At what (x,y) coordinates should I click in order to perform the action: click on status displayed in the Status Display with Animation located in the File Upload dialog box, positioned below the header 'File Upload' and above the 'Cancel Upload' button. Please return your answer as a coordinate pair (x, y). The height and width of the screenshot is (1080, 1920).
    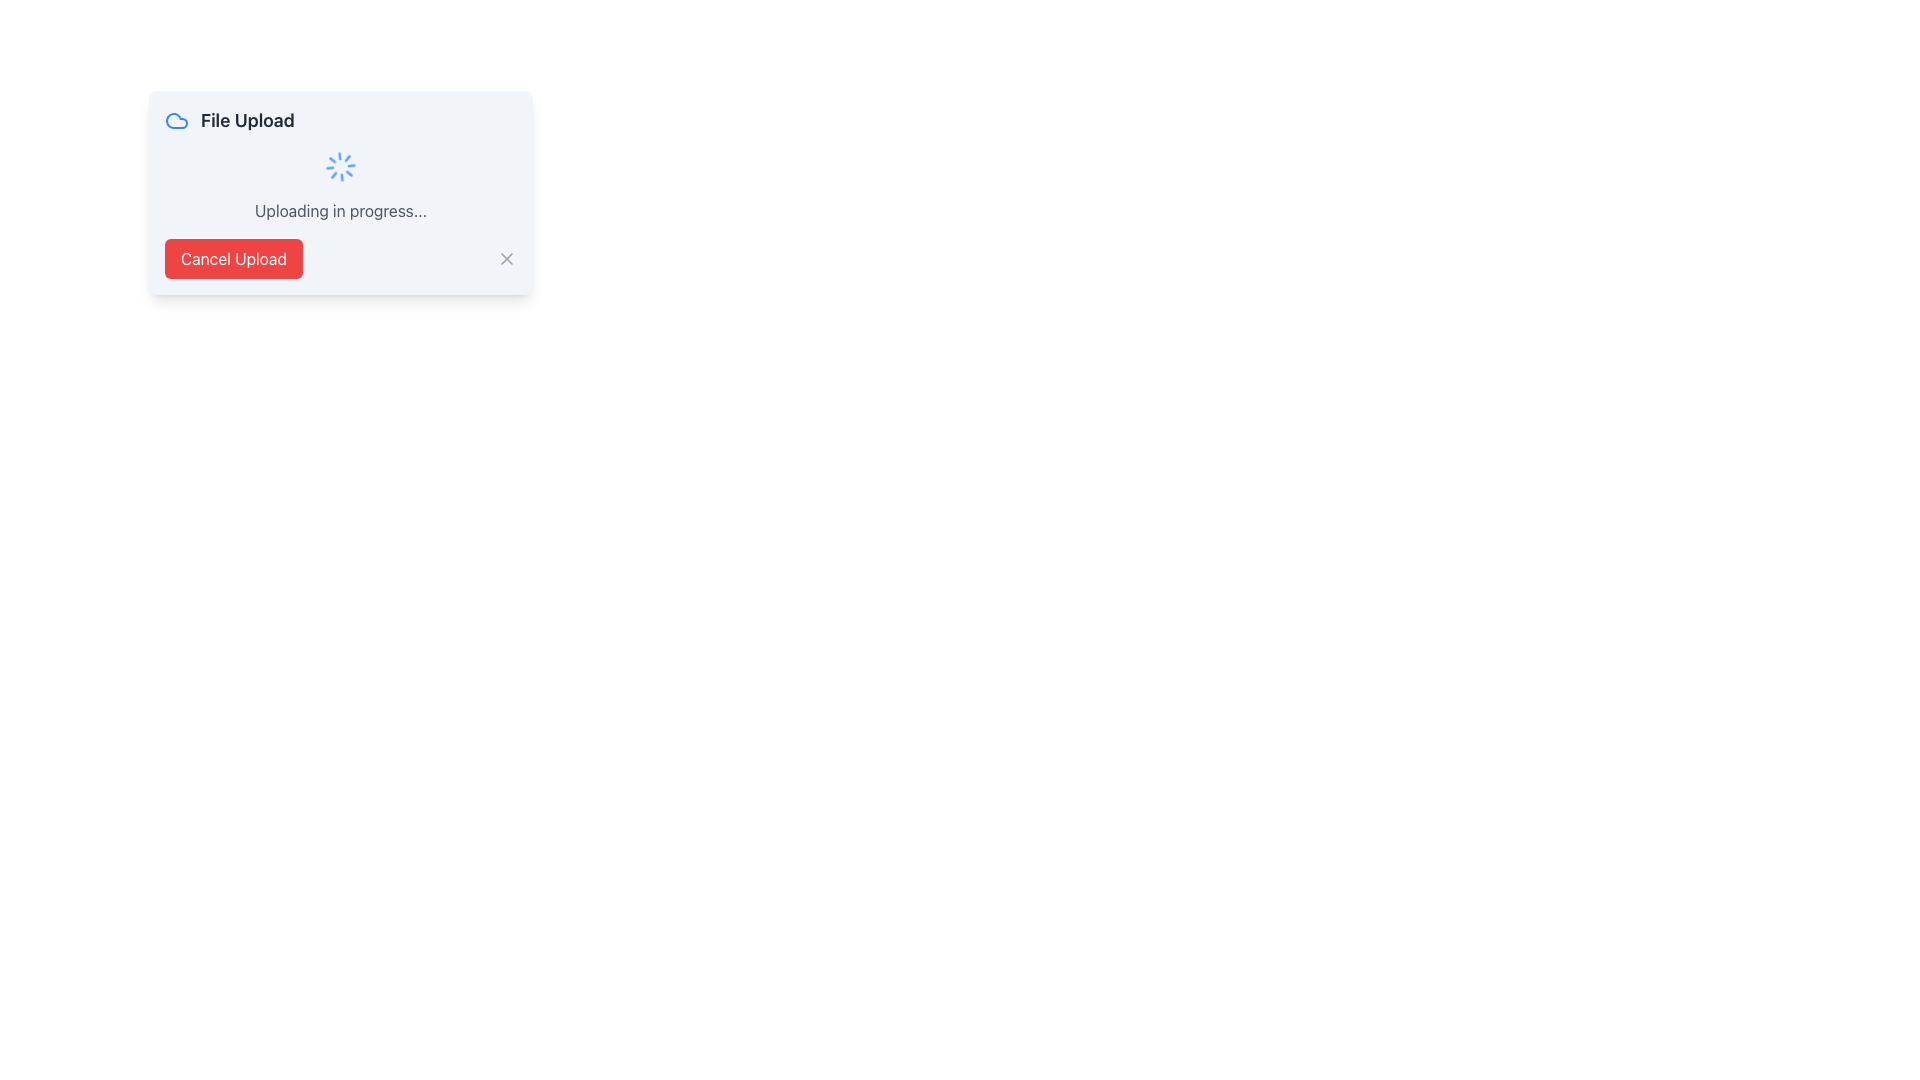
    Looking at the image, I should click on (340, 186).